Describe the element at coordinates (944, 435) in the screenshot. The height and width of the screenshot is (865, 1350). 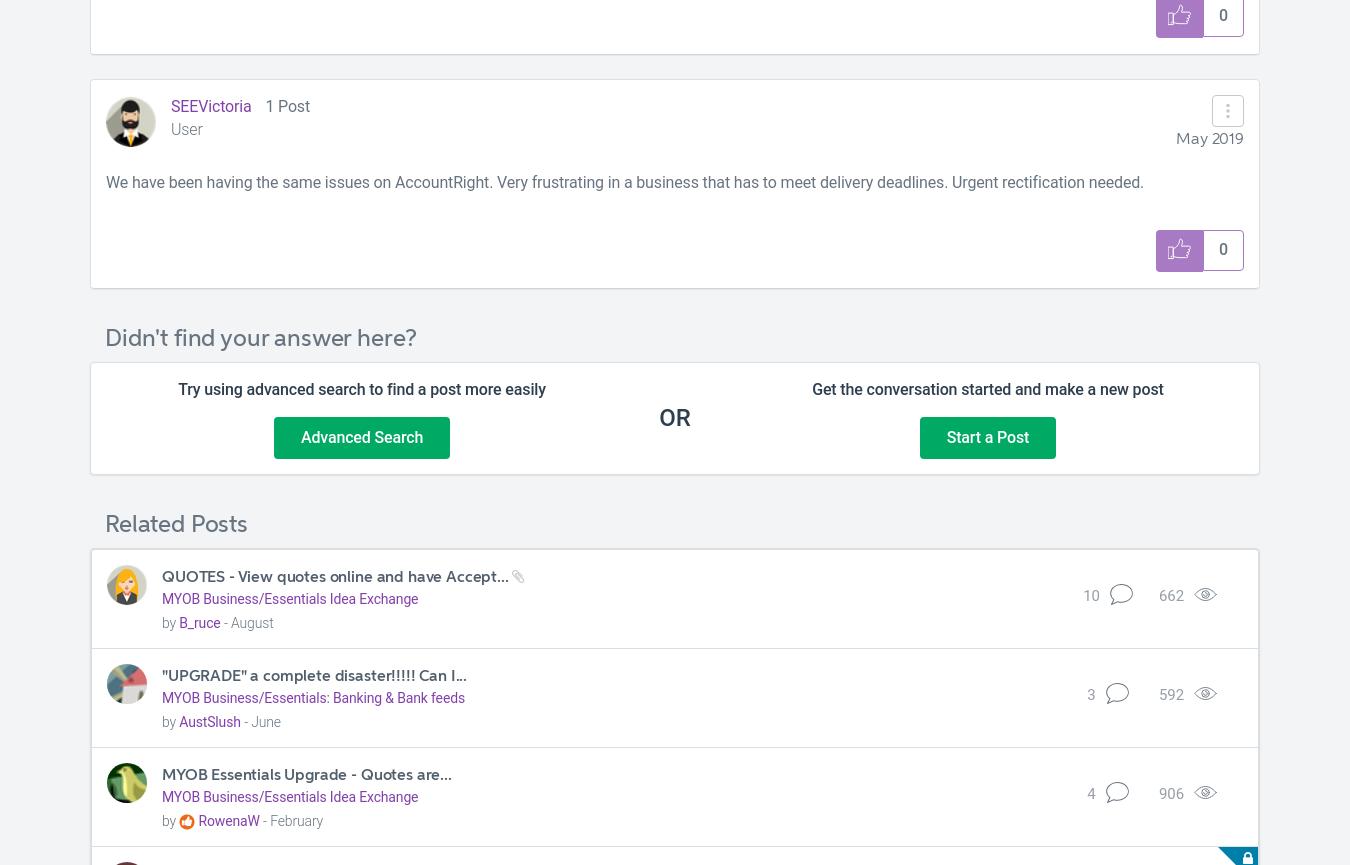
I see `'Start a Post'` at that location.